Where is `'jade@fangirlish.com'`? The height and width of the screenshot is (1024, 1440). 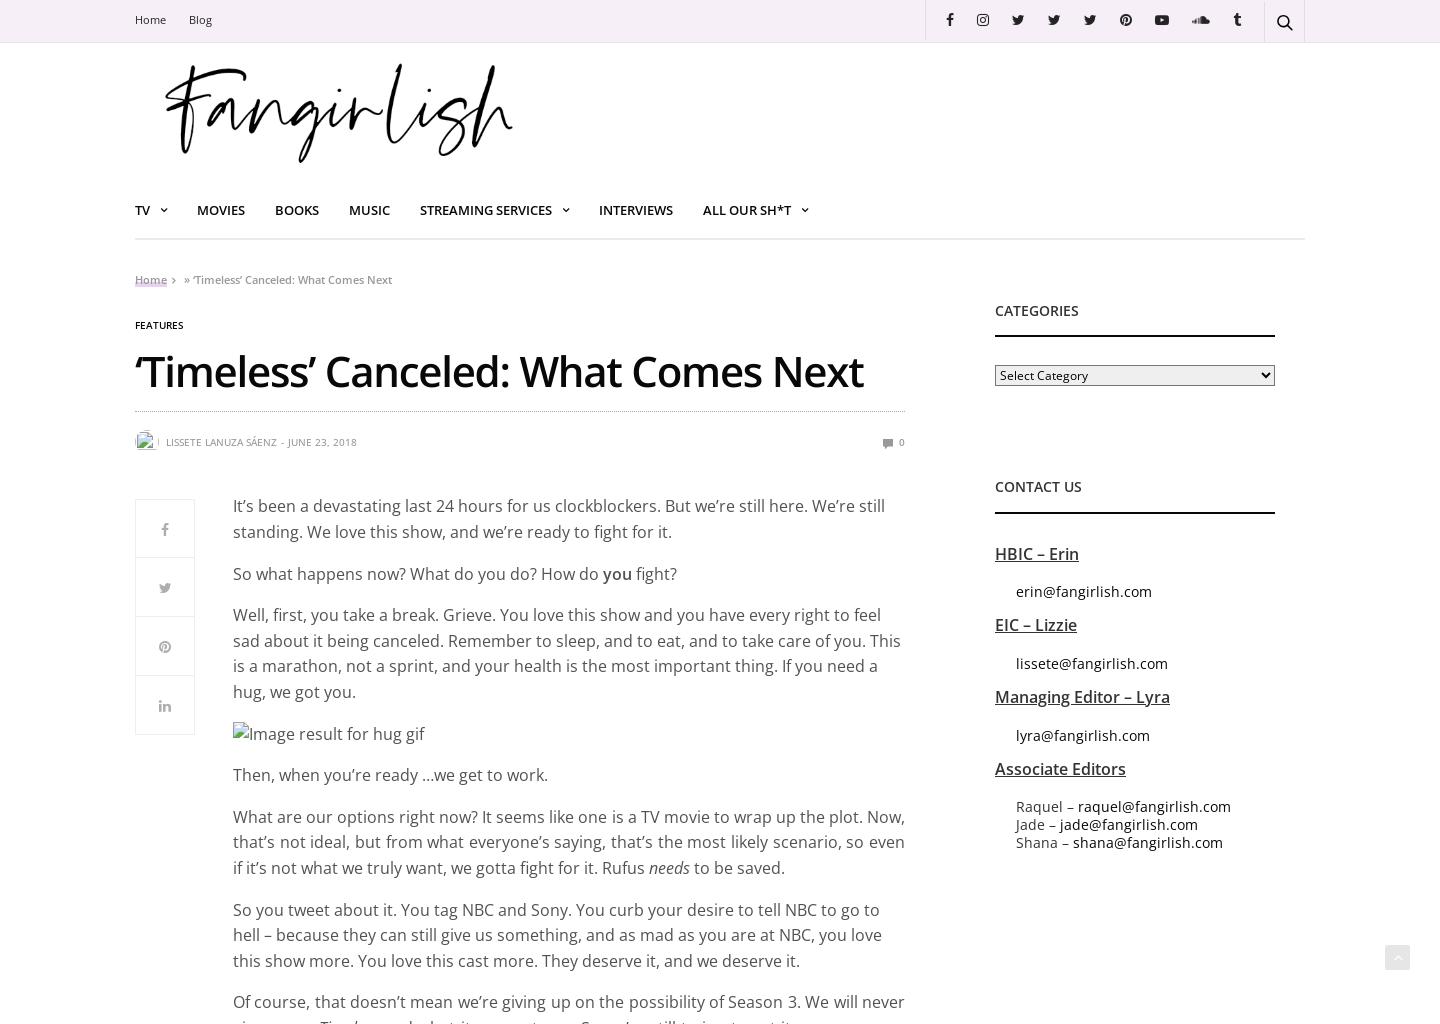
'jade@fangirlish.com' is located at coordinates (1127, 823).